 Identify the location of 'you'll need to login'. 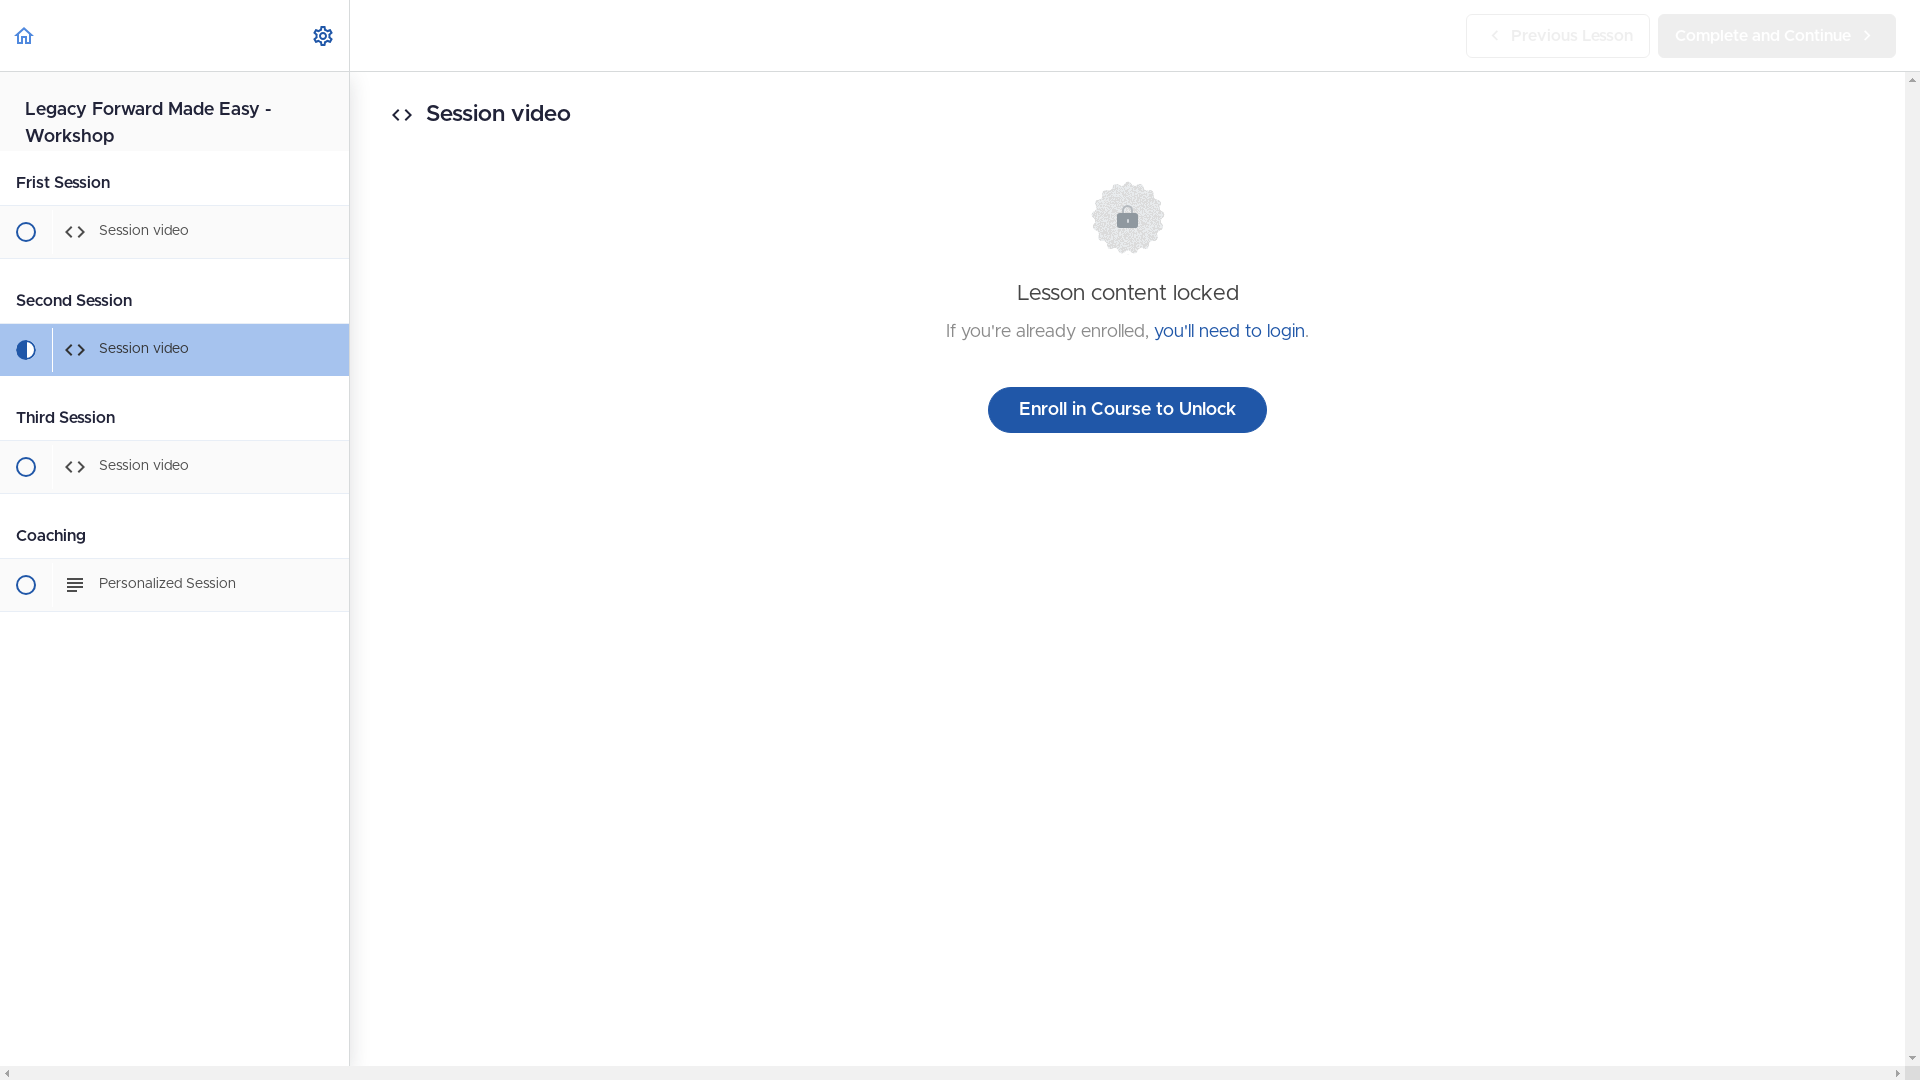
(1228, 330).